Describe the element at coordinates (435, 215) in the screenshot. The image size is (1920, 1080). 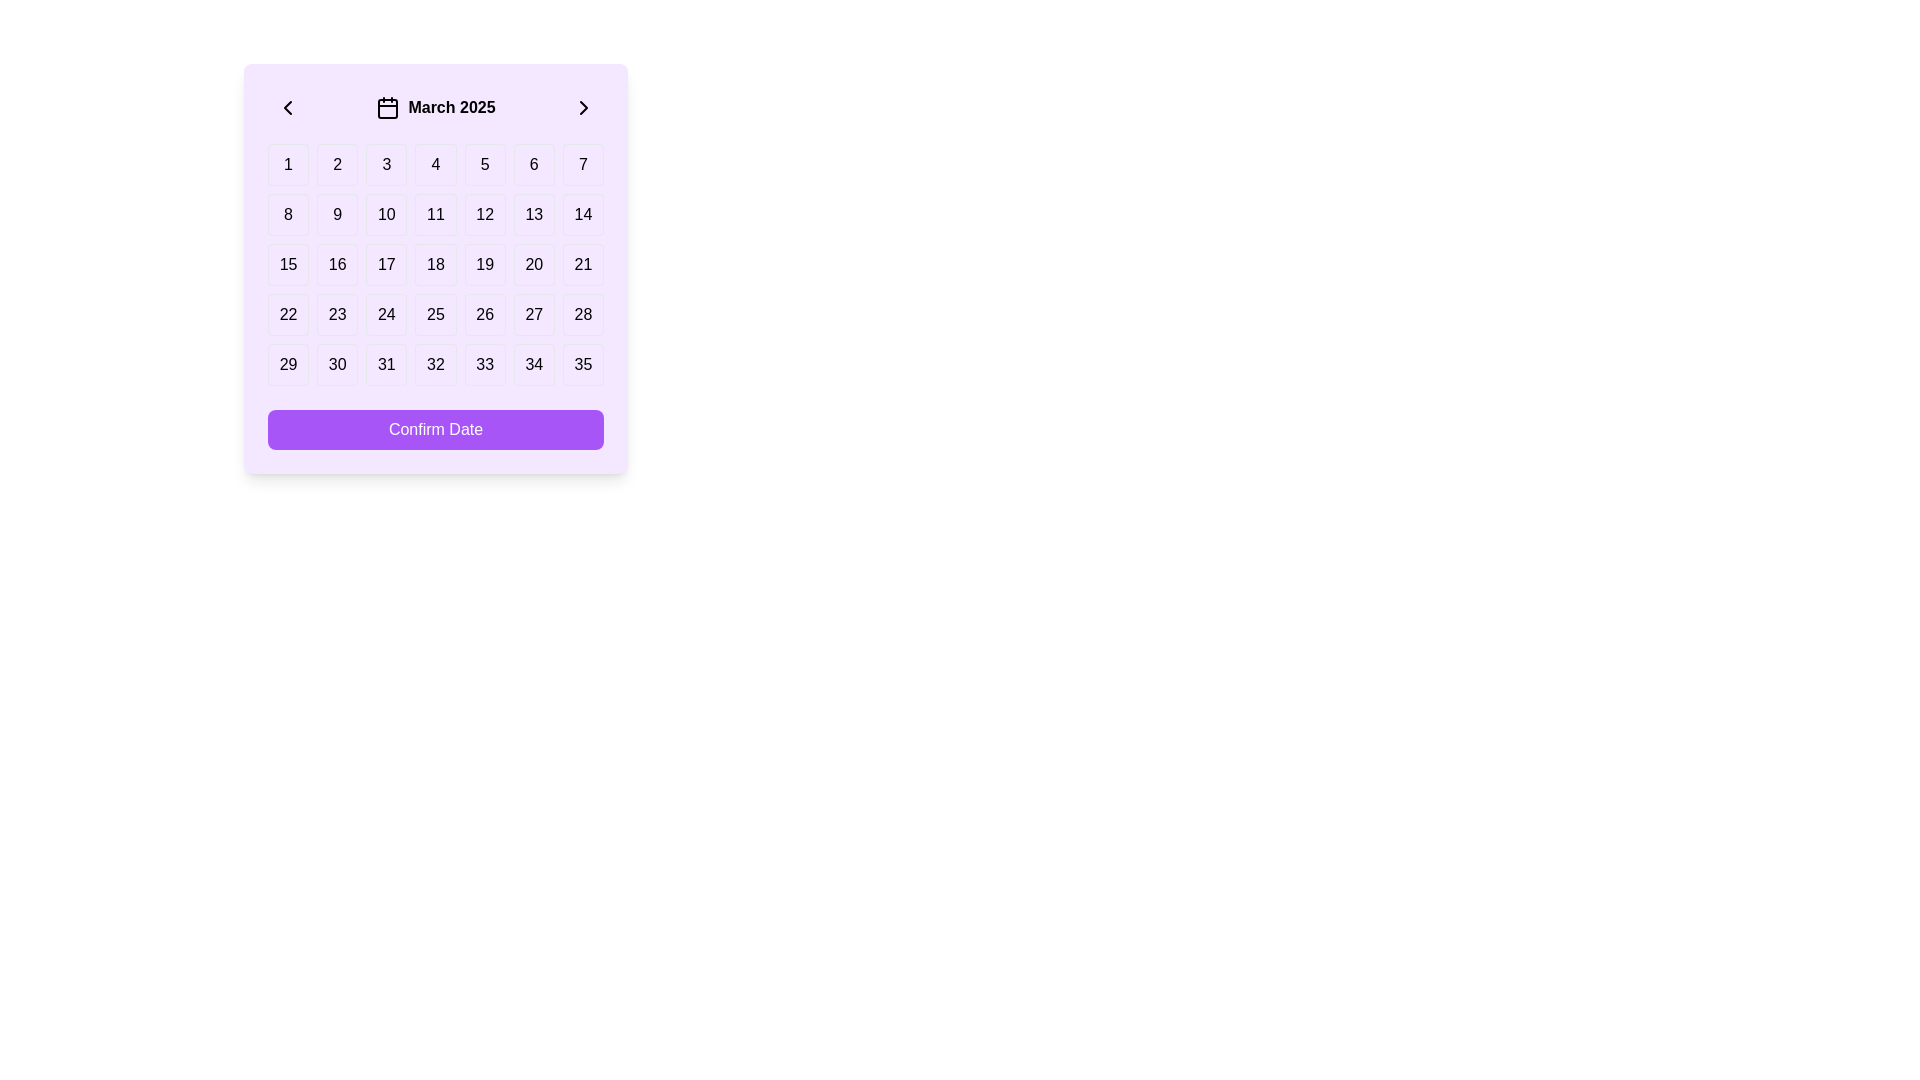
I see `the selectable button labeled '11' located in the second cell of the second row in the date picker grid` at that location.